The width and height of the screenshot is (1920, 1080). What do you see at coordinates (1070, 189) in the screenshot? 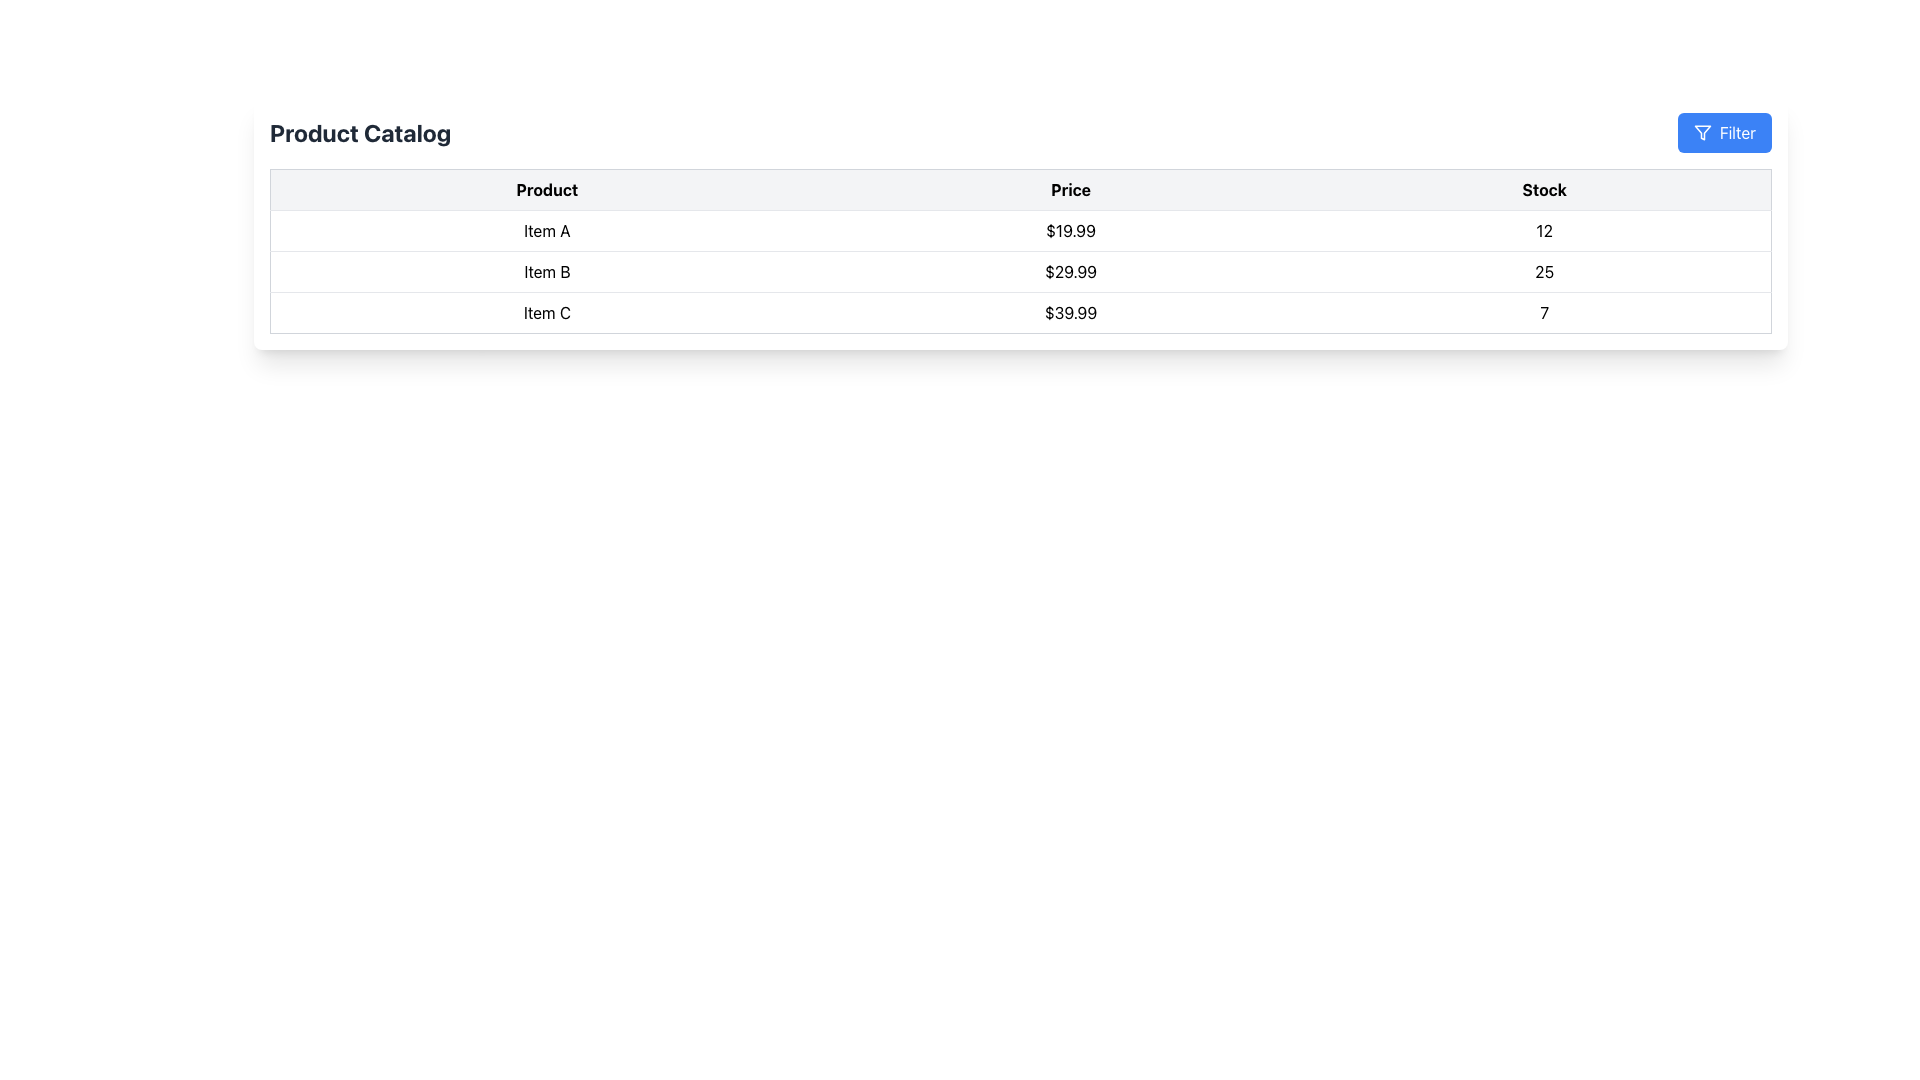
I see `the 'Price' static text label in the table header, which is styled with a black bold font and is located between the 'Product' and 'Stock' columns` at bounding box center [1070, 189].